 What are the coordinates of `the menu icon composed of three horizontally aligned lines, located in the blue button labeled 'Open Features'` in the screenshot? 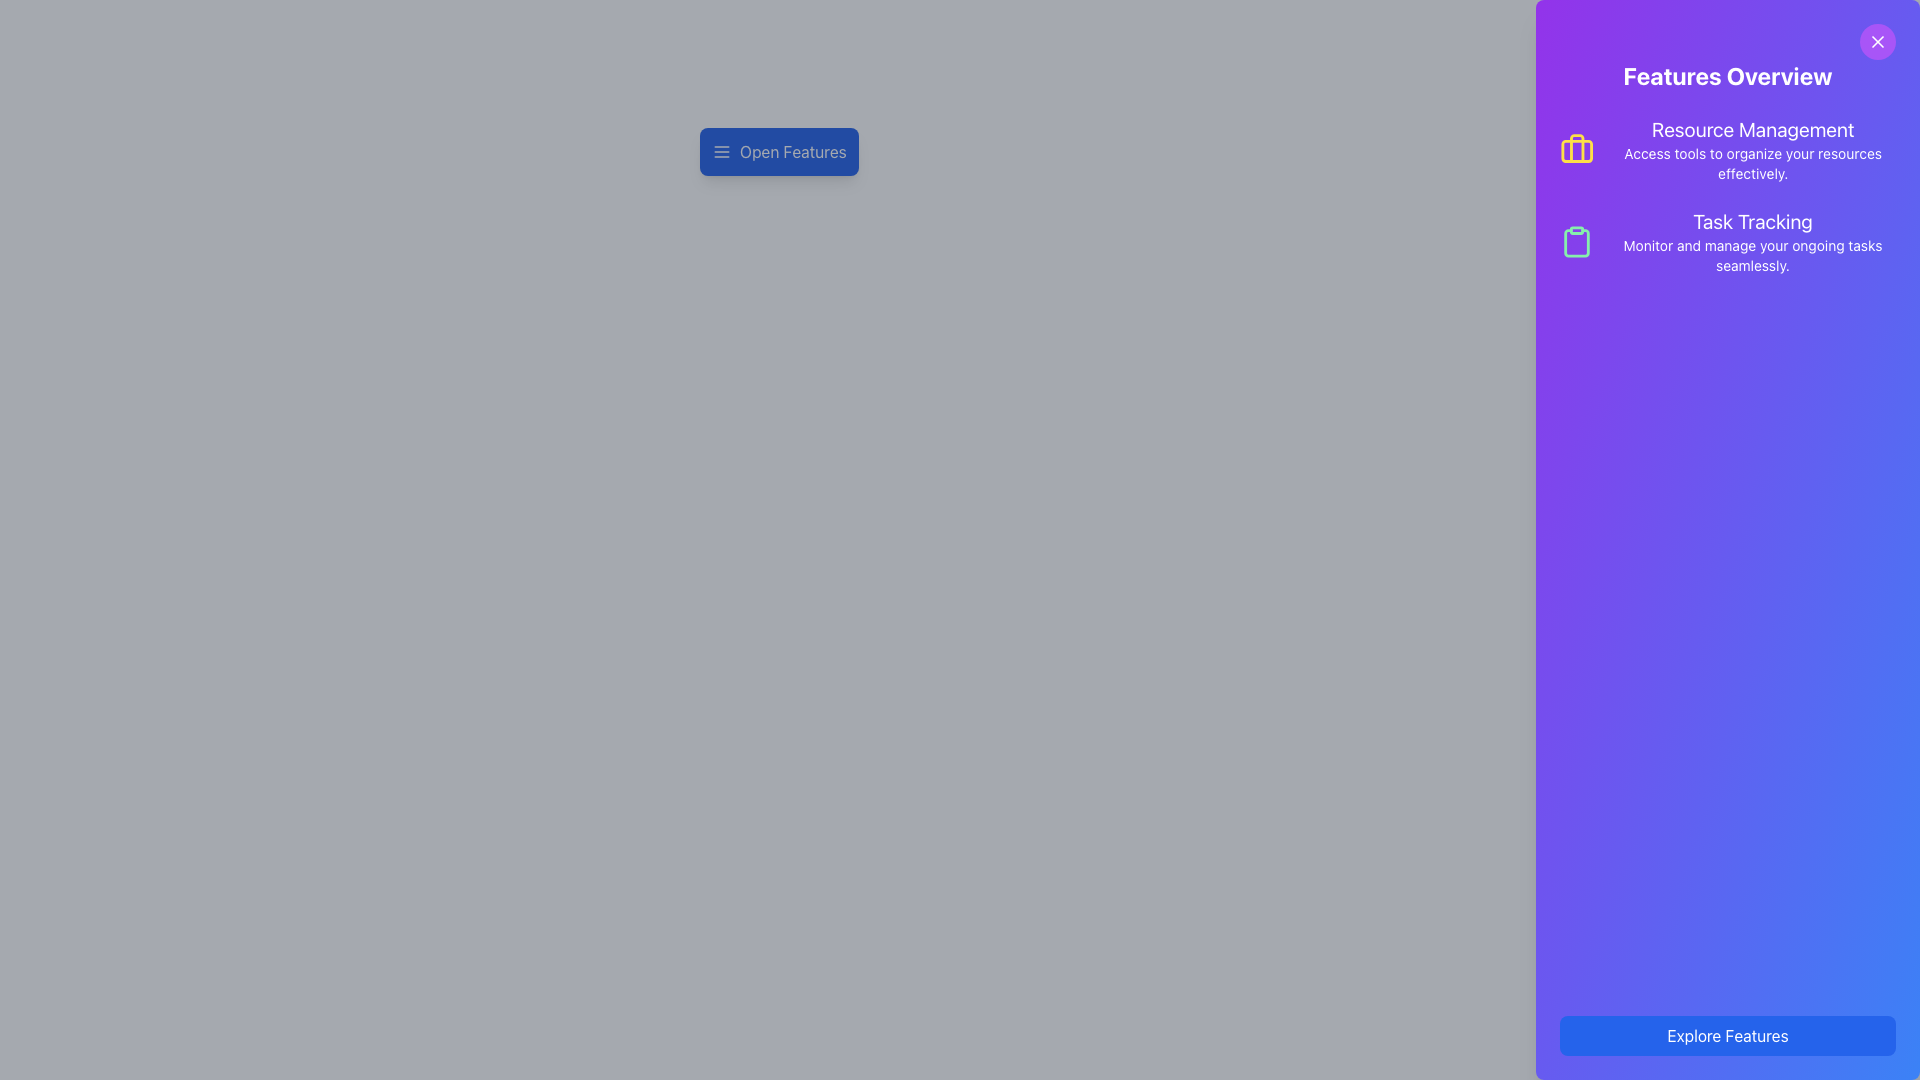 It's located at (720, 150).